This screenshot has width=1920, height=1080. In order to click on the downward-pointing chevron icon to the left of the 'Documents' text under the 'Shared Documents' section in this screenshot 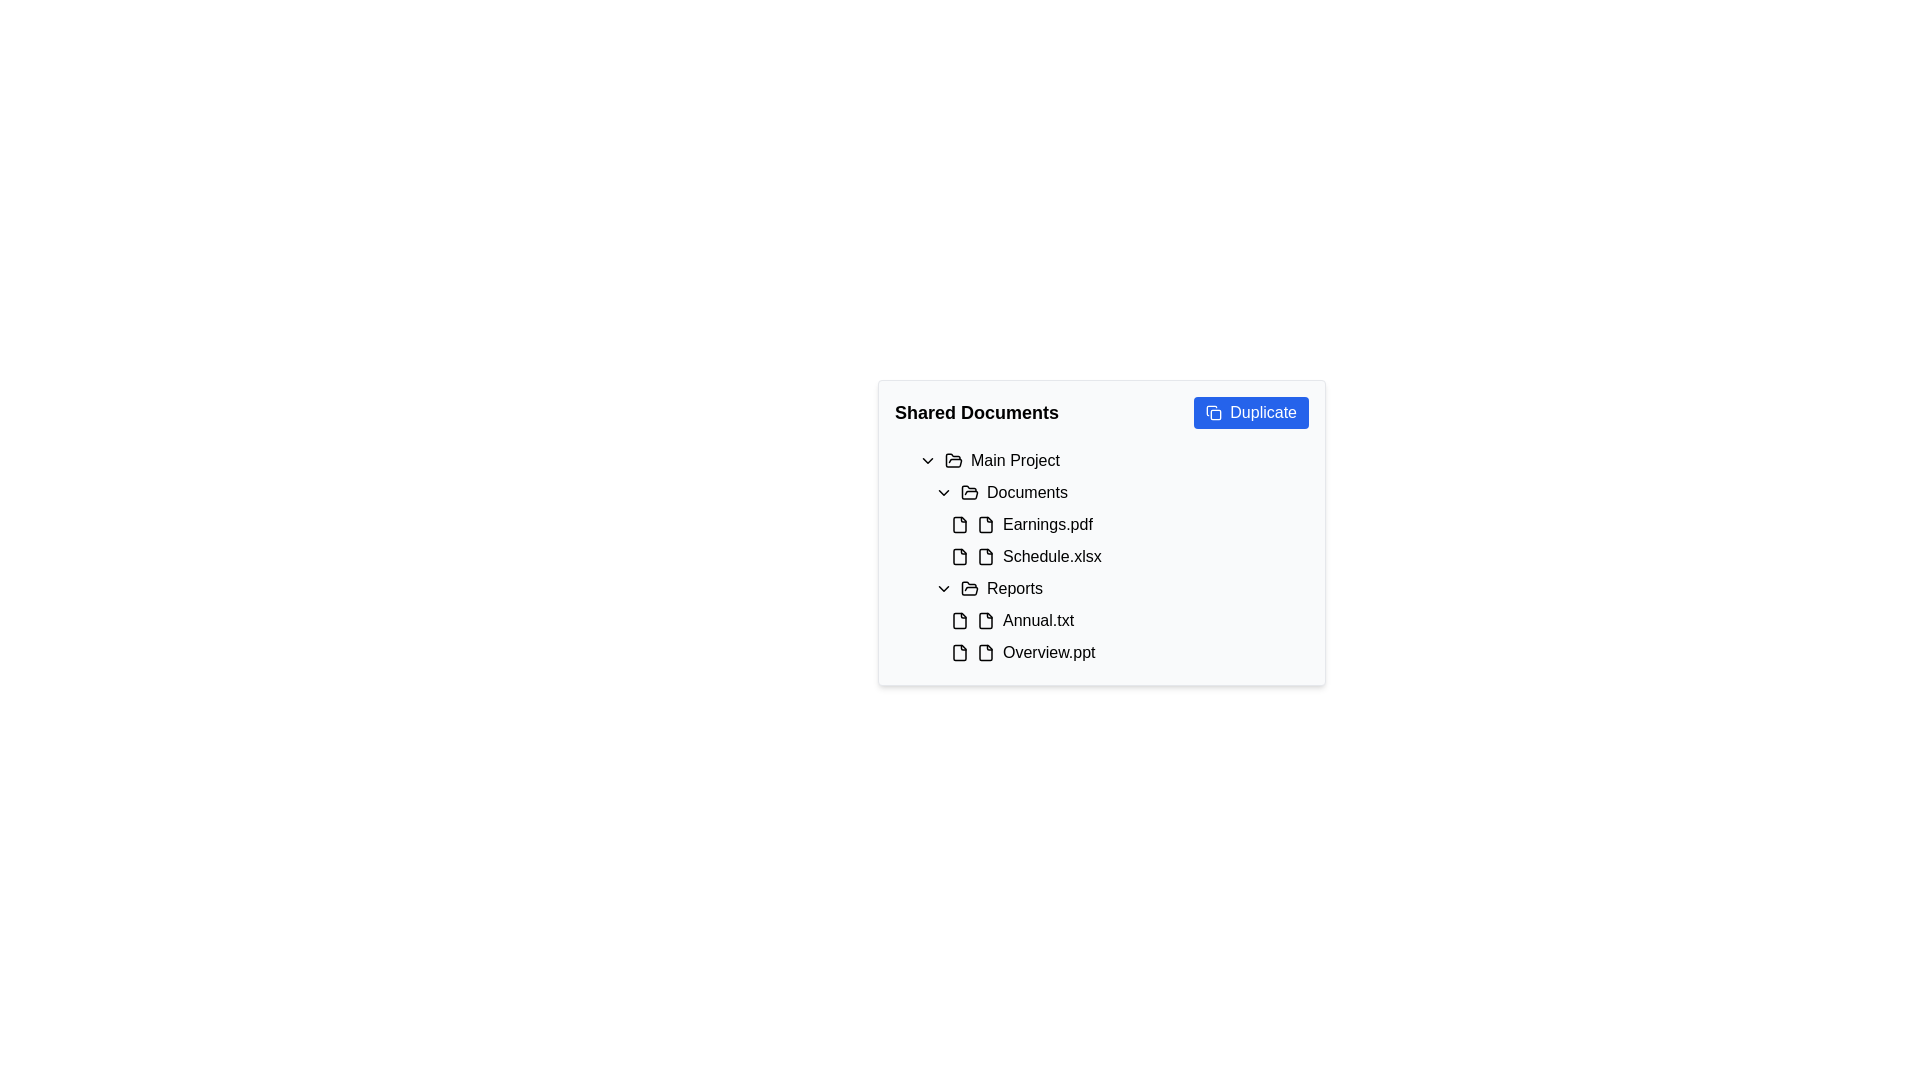, I will do `click(943, 493)`.